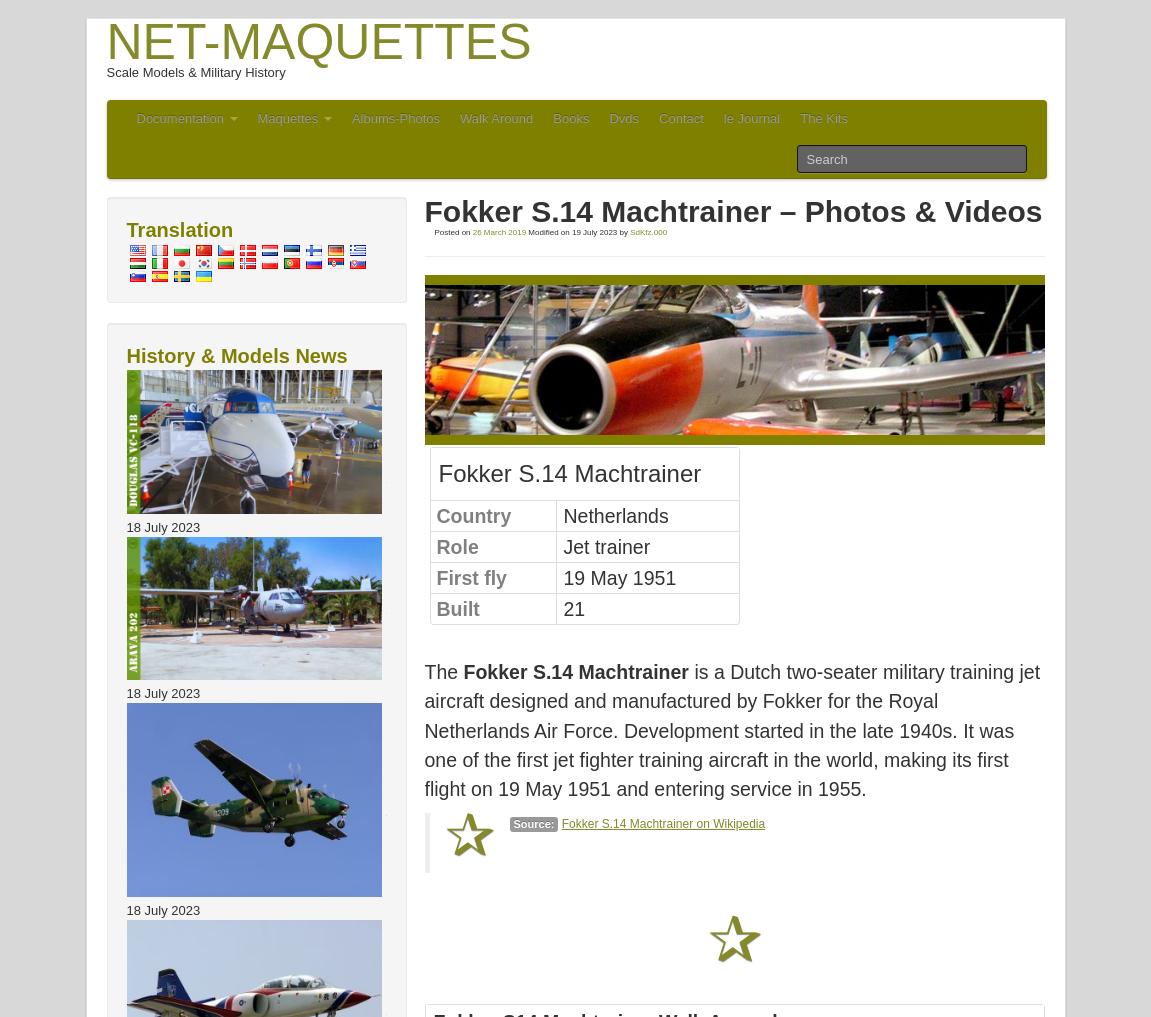 The height and width of the screenshot is (1017, 1151). I want to click on '19 May 1951', so click(619, 576).